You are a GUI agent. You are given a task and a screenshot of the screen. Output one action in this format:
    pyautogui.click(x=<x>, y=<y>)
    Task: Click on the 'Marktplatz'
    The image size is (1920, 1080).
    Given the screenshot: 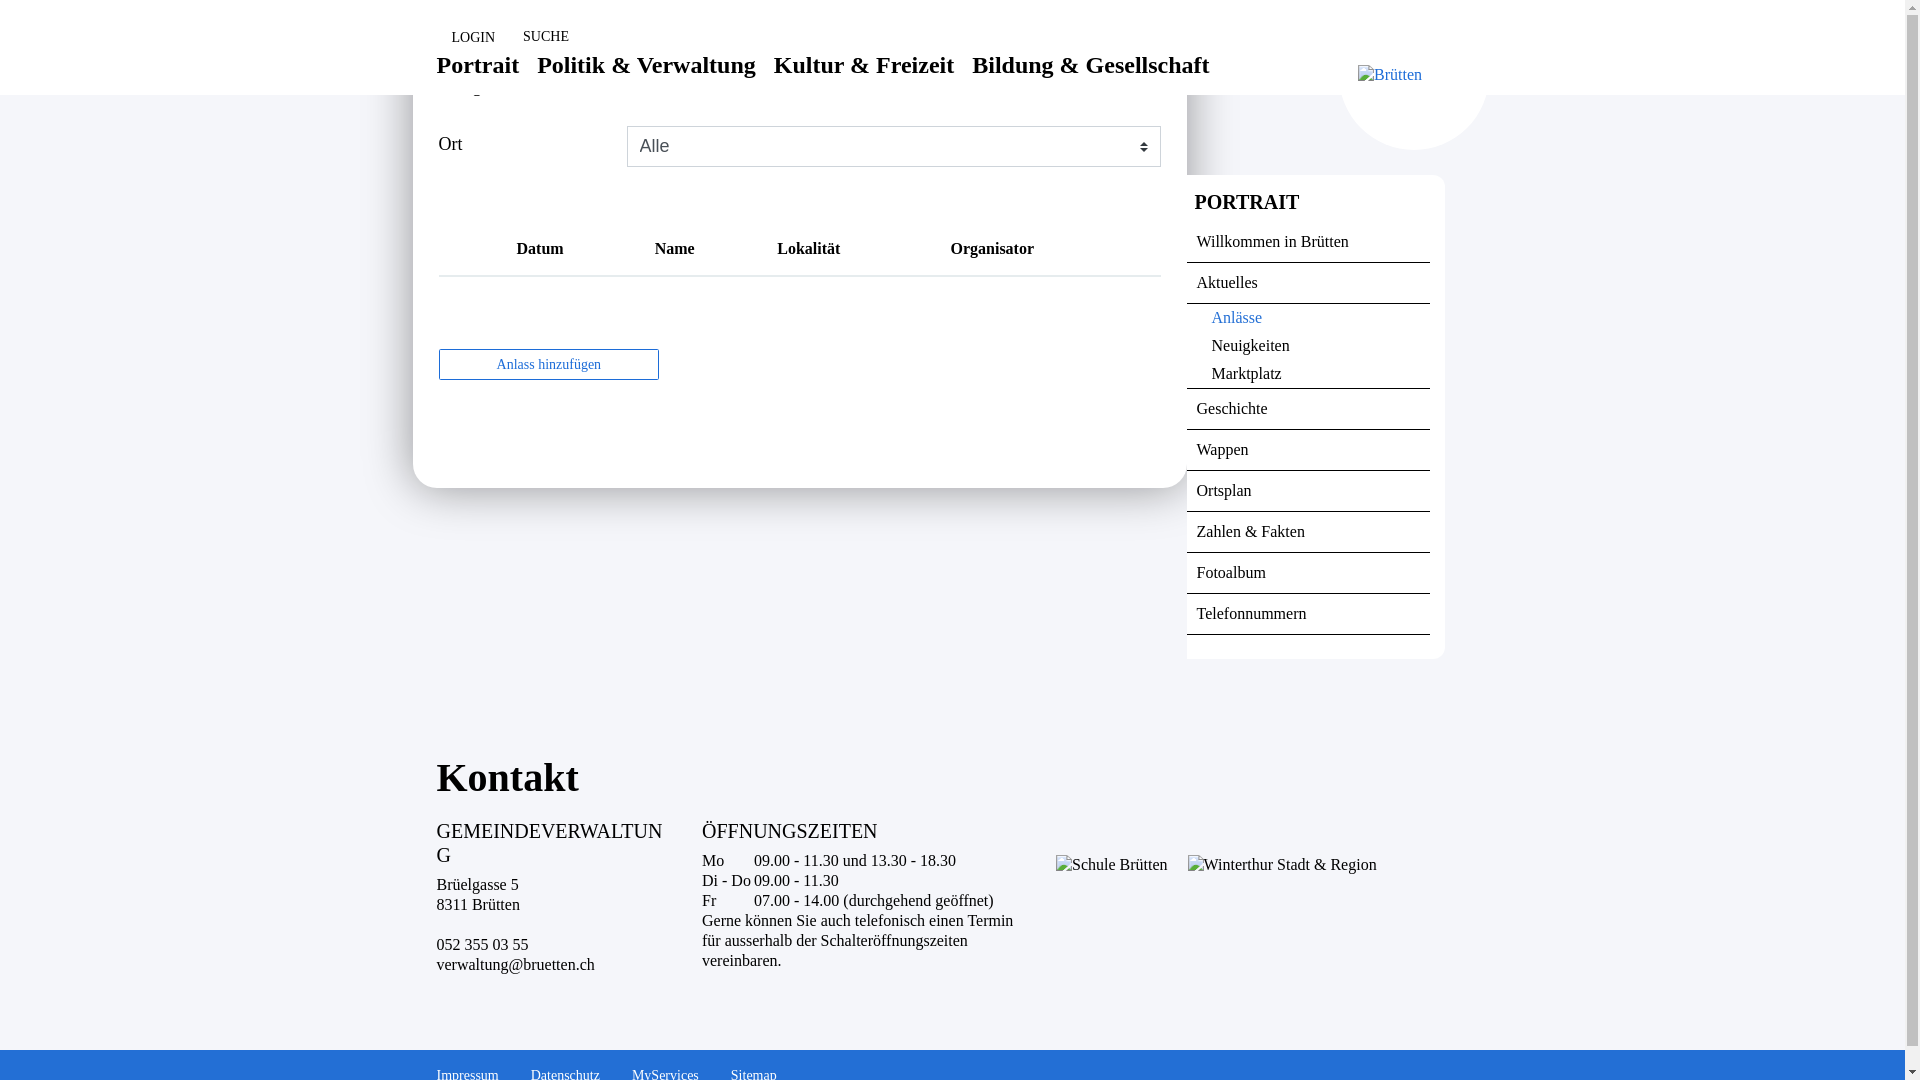 What is the action you would take?
    pyautogui.click(x=1307, y=374)
    